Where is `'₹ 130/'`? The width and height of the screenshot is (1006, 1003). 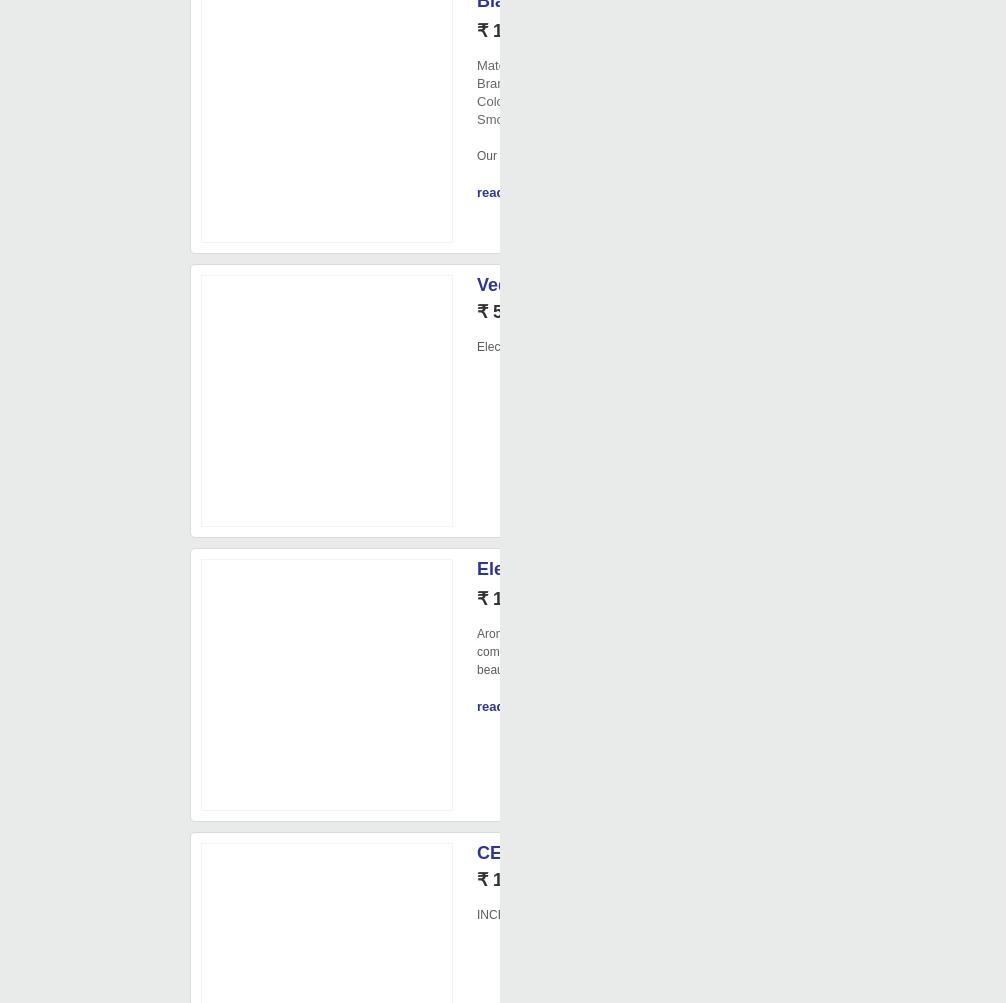 '₹ 130/' is located at coordinates (501, 30).